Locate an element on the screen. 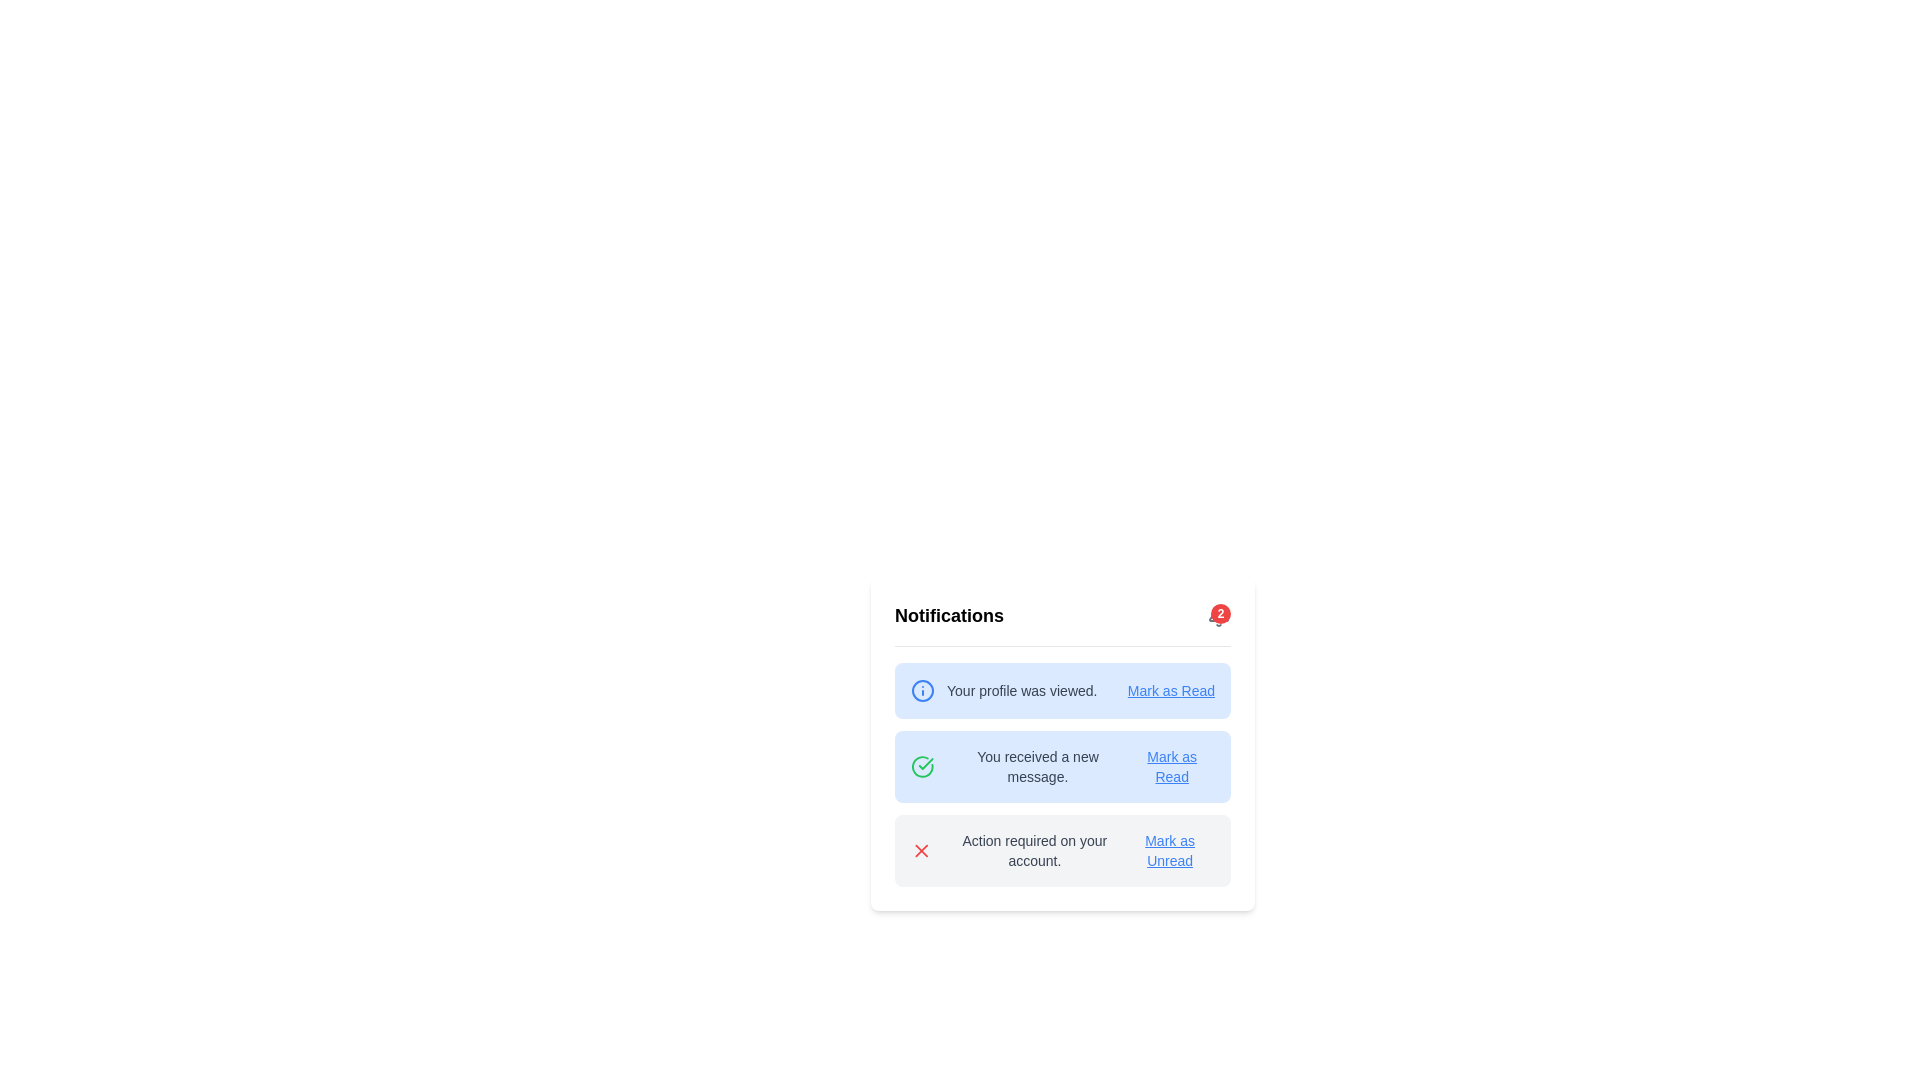 This screenshot has width=1920, height=1080. the 'Mark as Read' link in the notification card indicating 'You received a new message.' is located at coordinates (1061, 744).